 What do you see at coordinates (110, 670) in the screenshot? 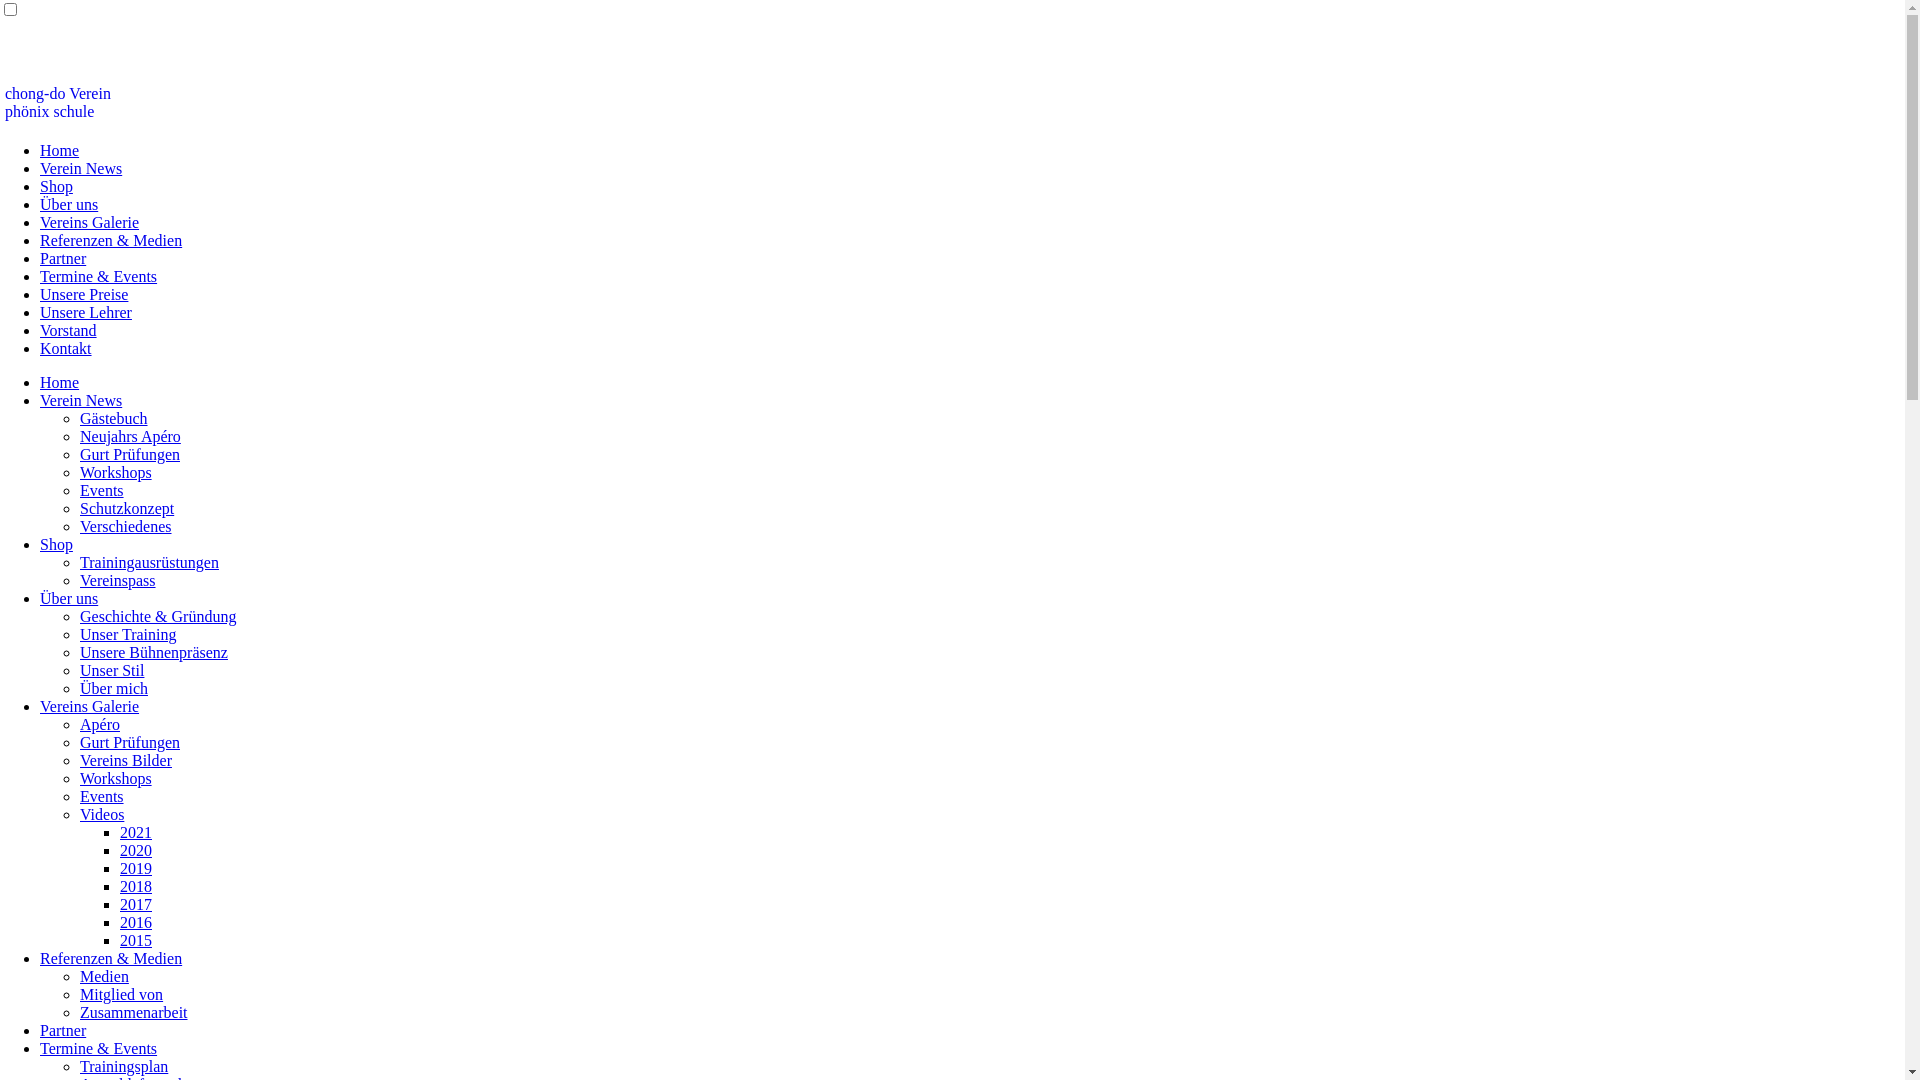
I see `'Unser Stil'` at bounding box center [110, 670].